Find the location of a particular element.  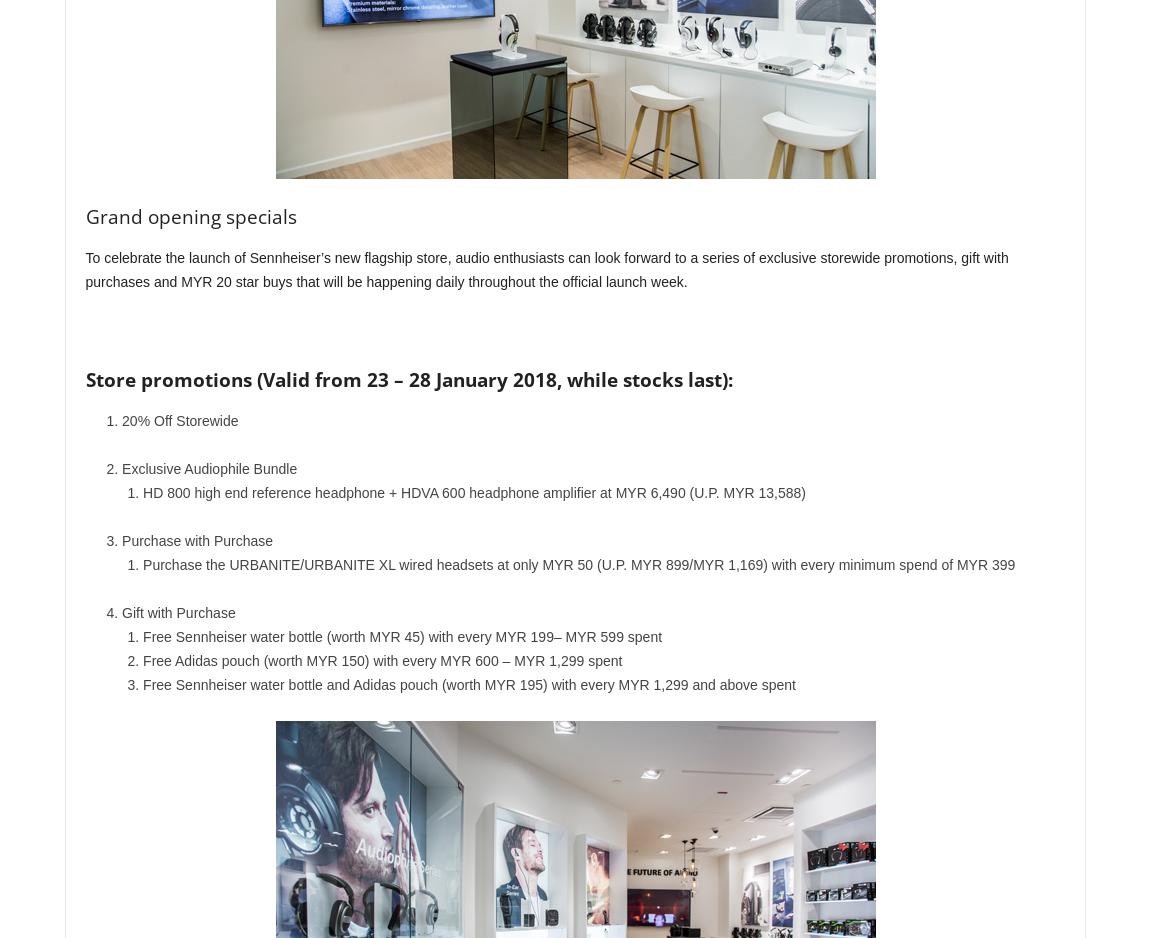

'Free Sennheiser water bottle and Adidas pouch (worth MYR 195) with every MYR 1,299 and above spent' is located at coordinates (469, 685).